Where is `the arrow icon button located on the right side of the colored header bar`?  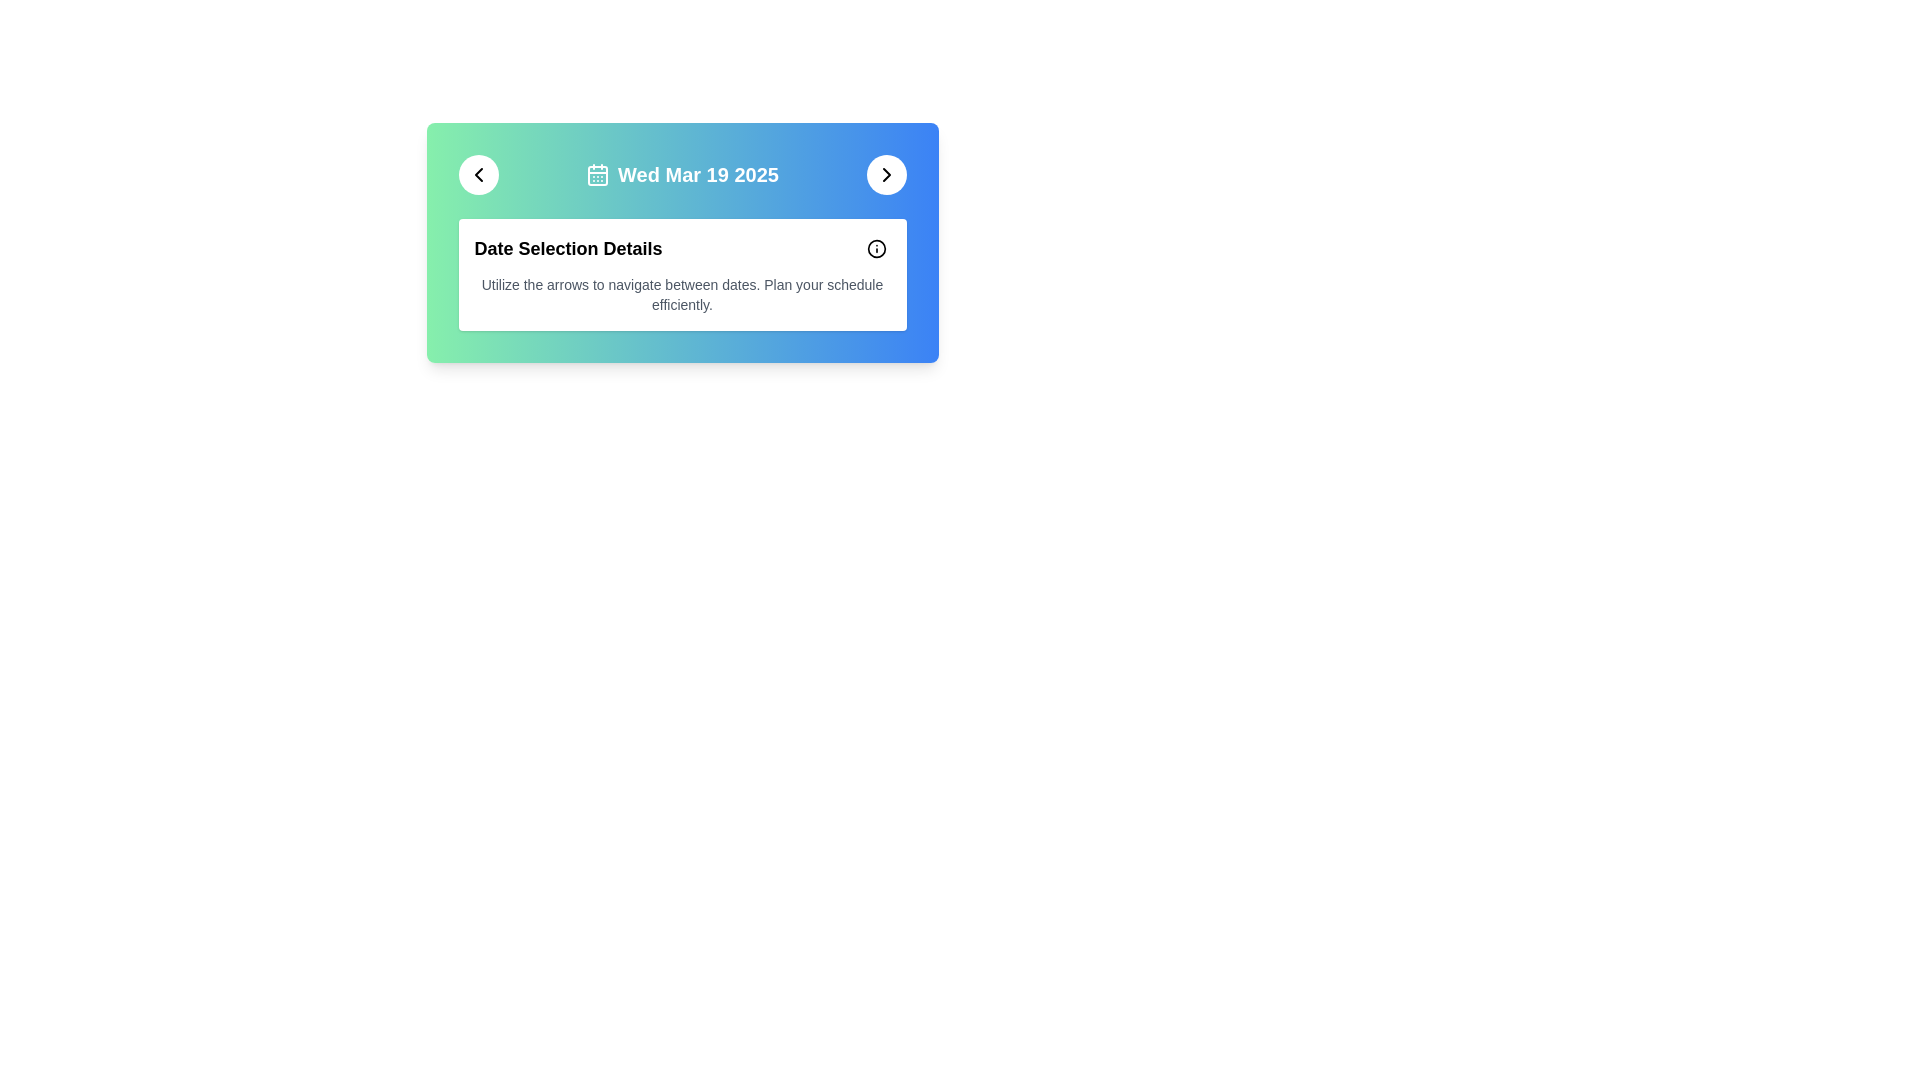
the arrow icon button located on the right side of the colored header bar is located at coordinates (885, 173).